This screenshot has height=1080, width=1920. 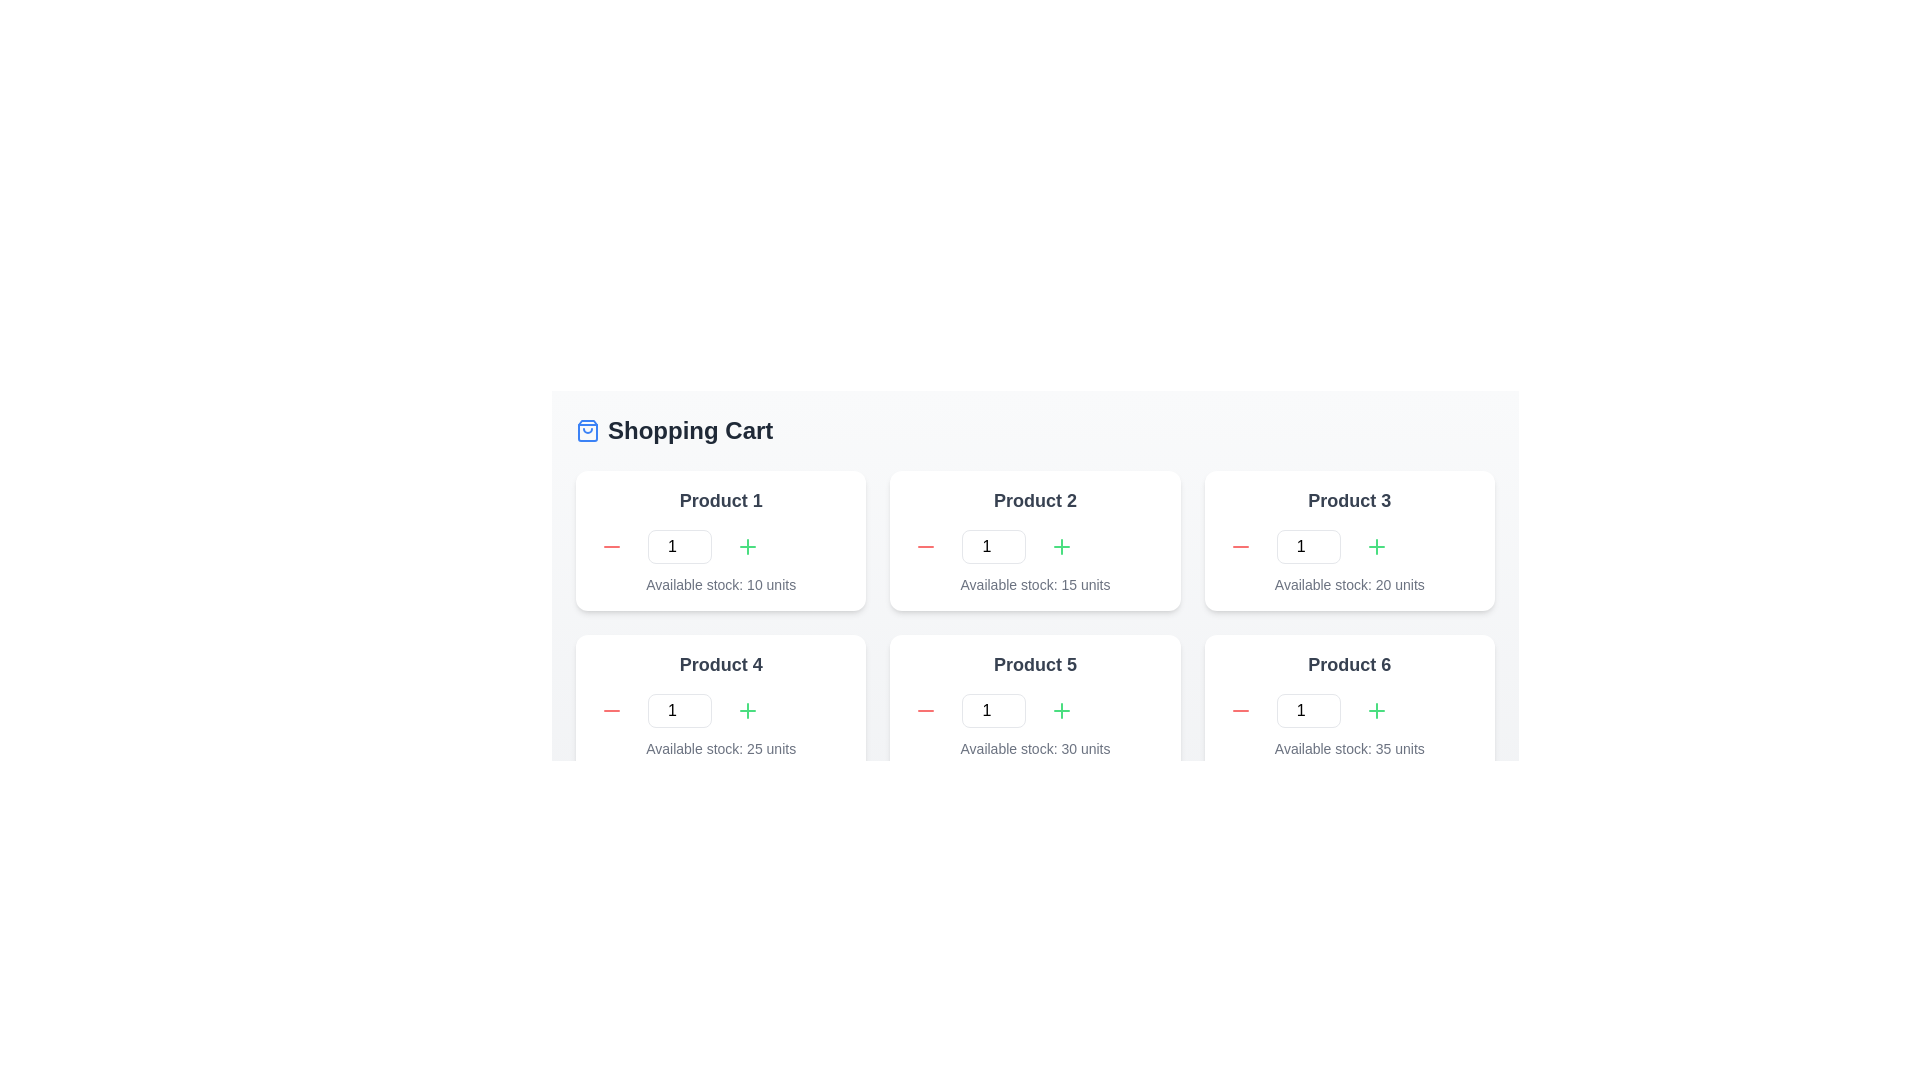 I want to click on the button to the right of the numeric input field that increments the quantity of 'Product 2' in the shopping cart, so click(x=1061, y=547).